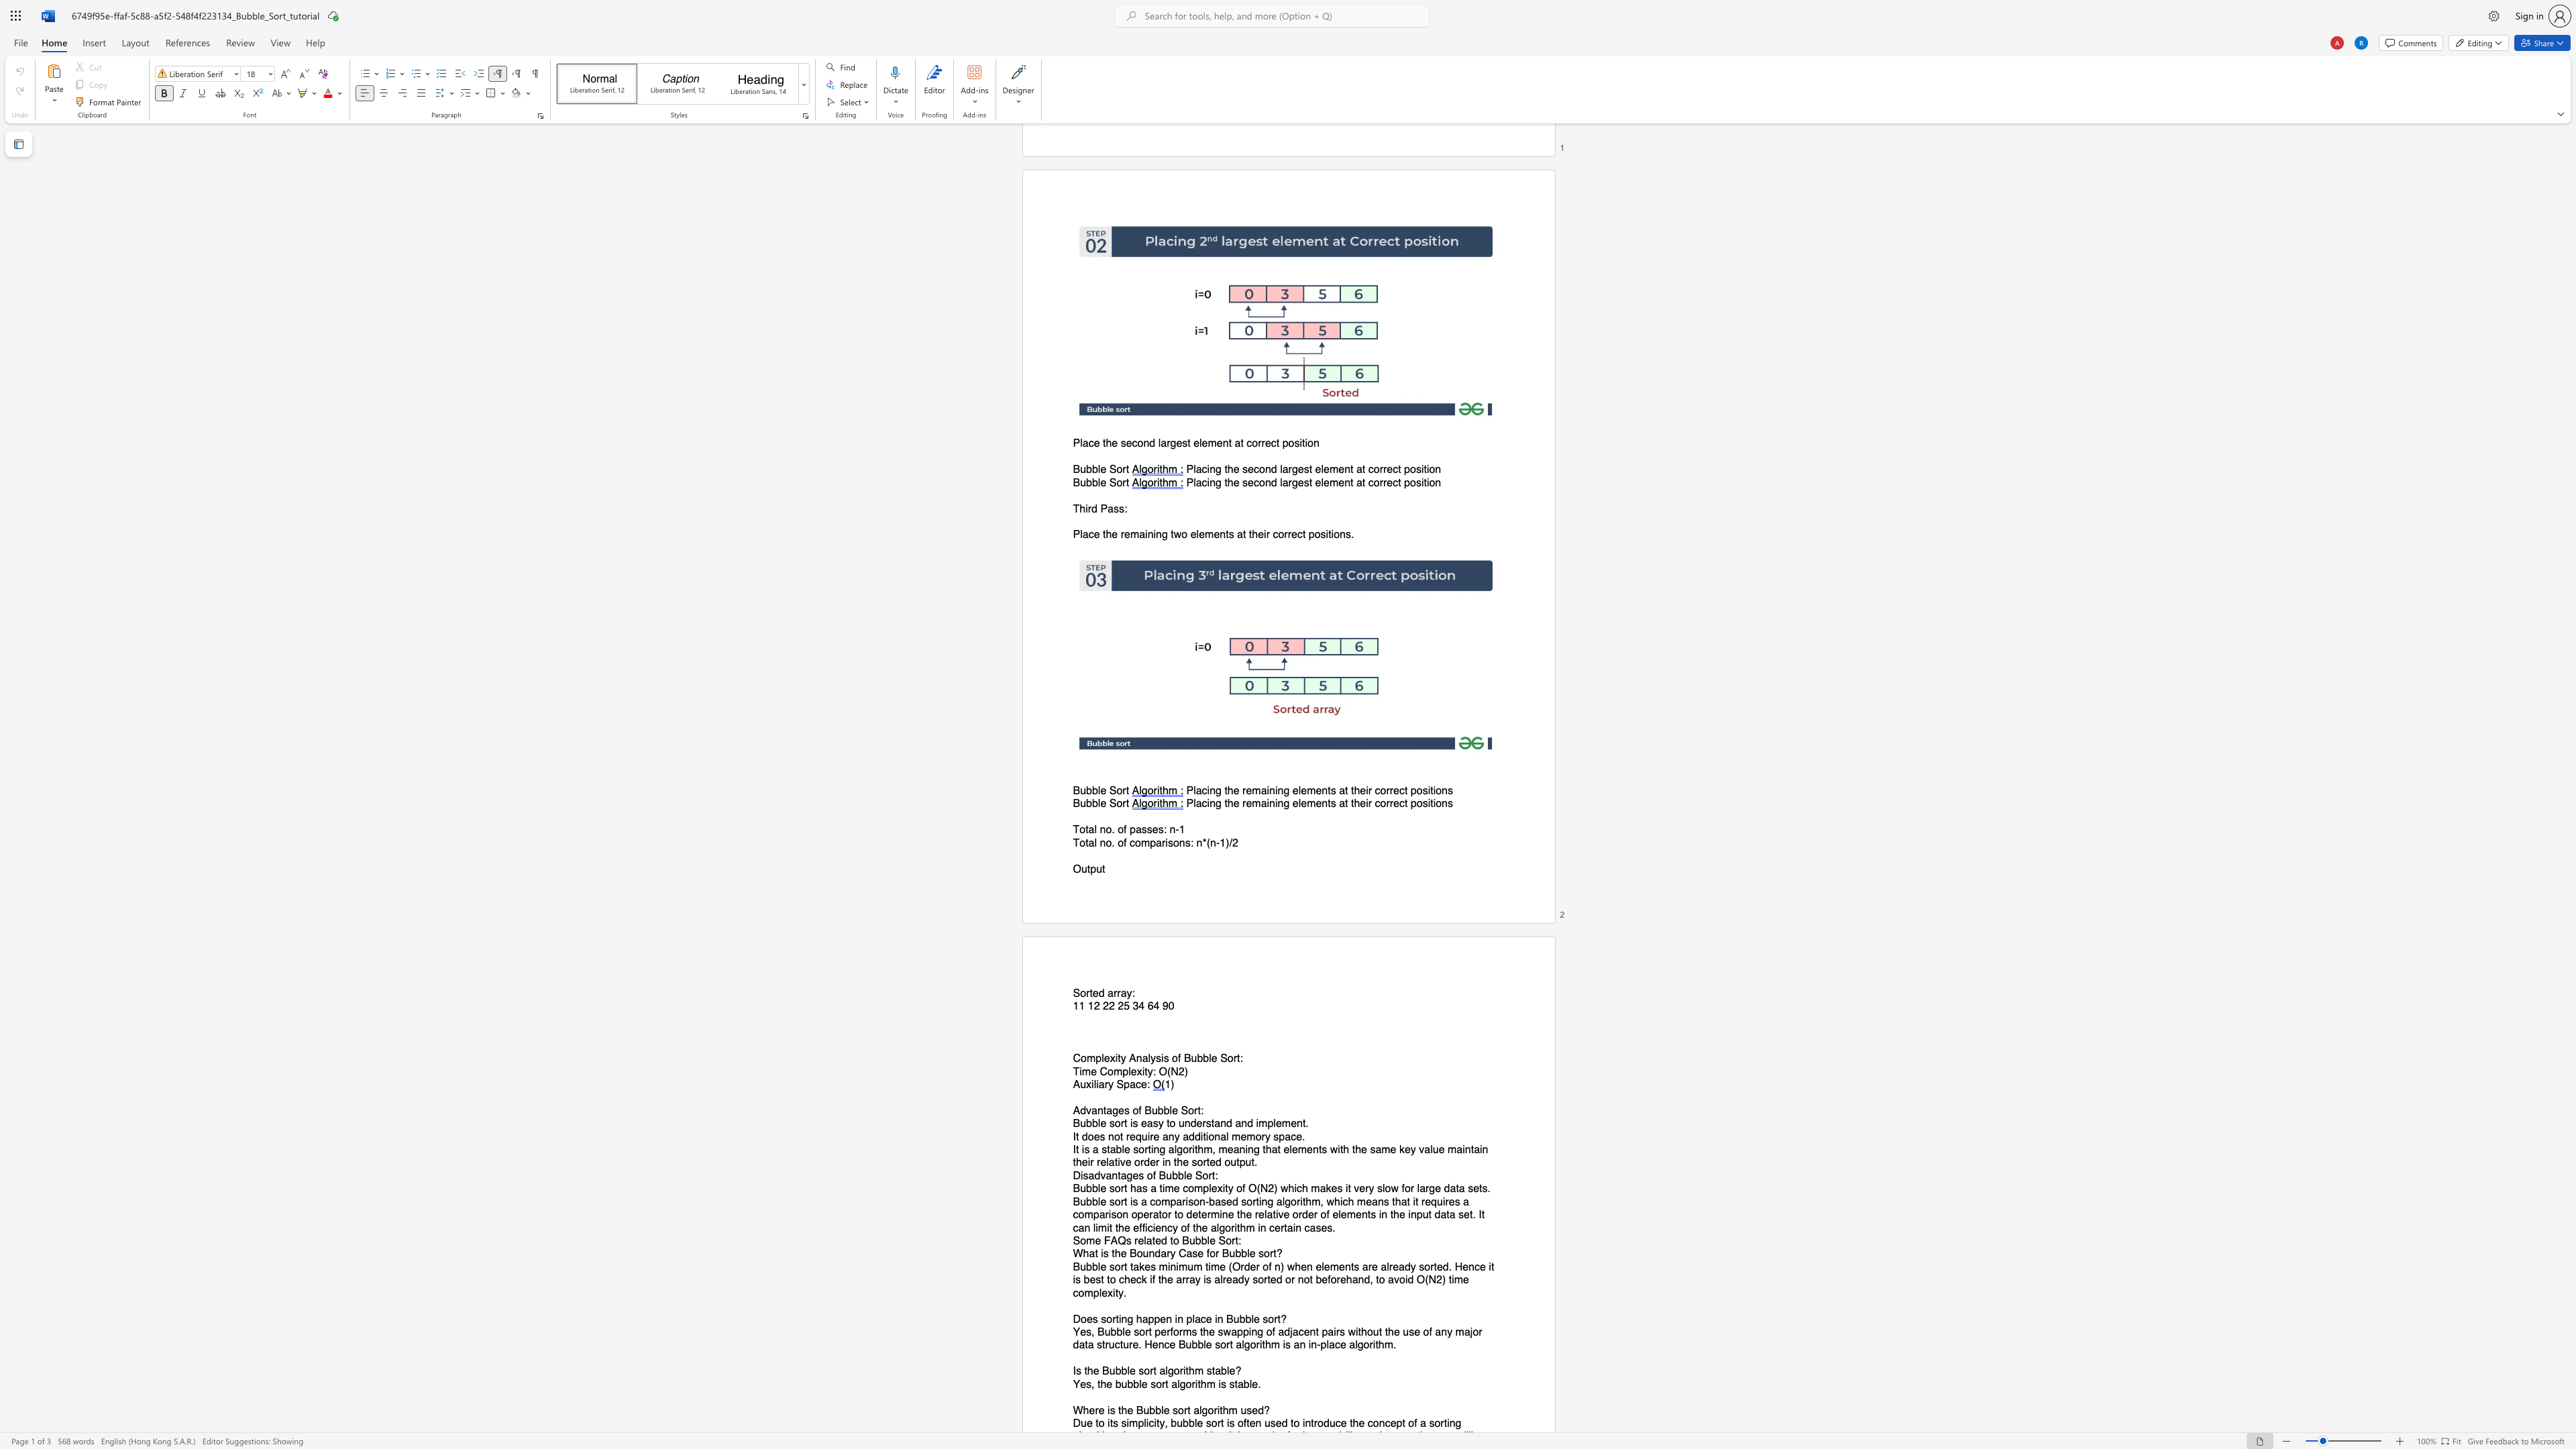  I want to click on the subset text "in" within the text "Does sorting happen in place in Bubble sort?", so click(1215, 1318).